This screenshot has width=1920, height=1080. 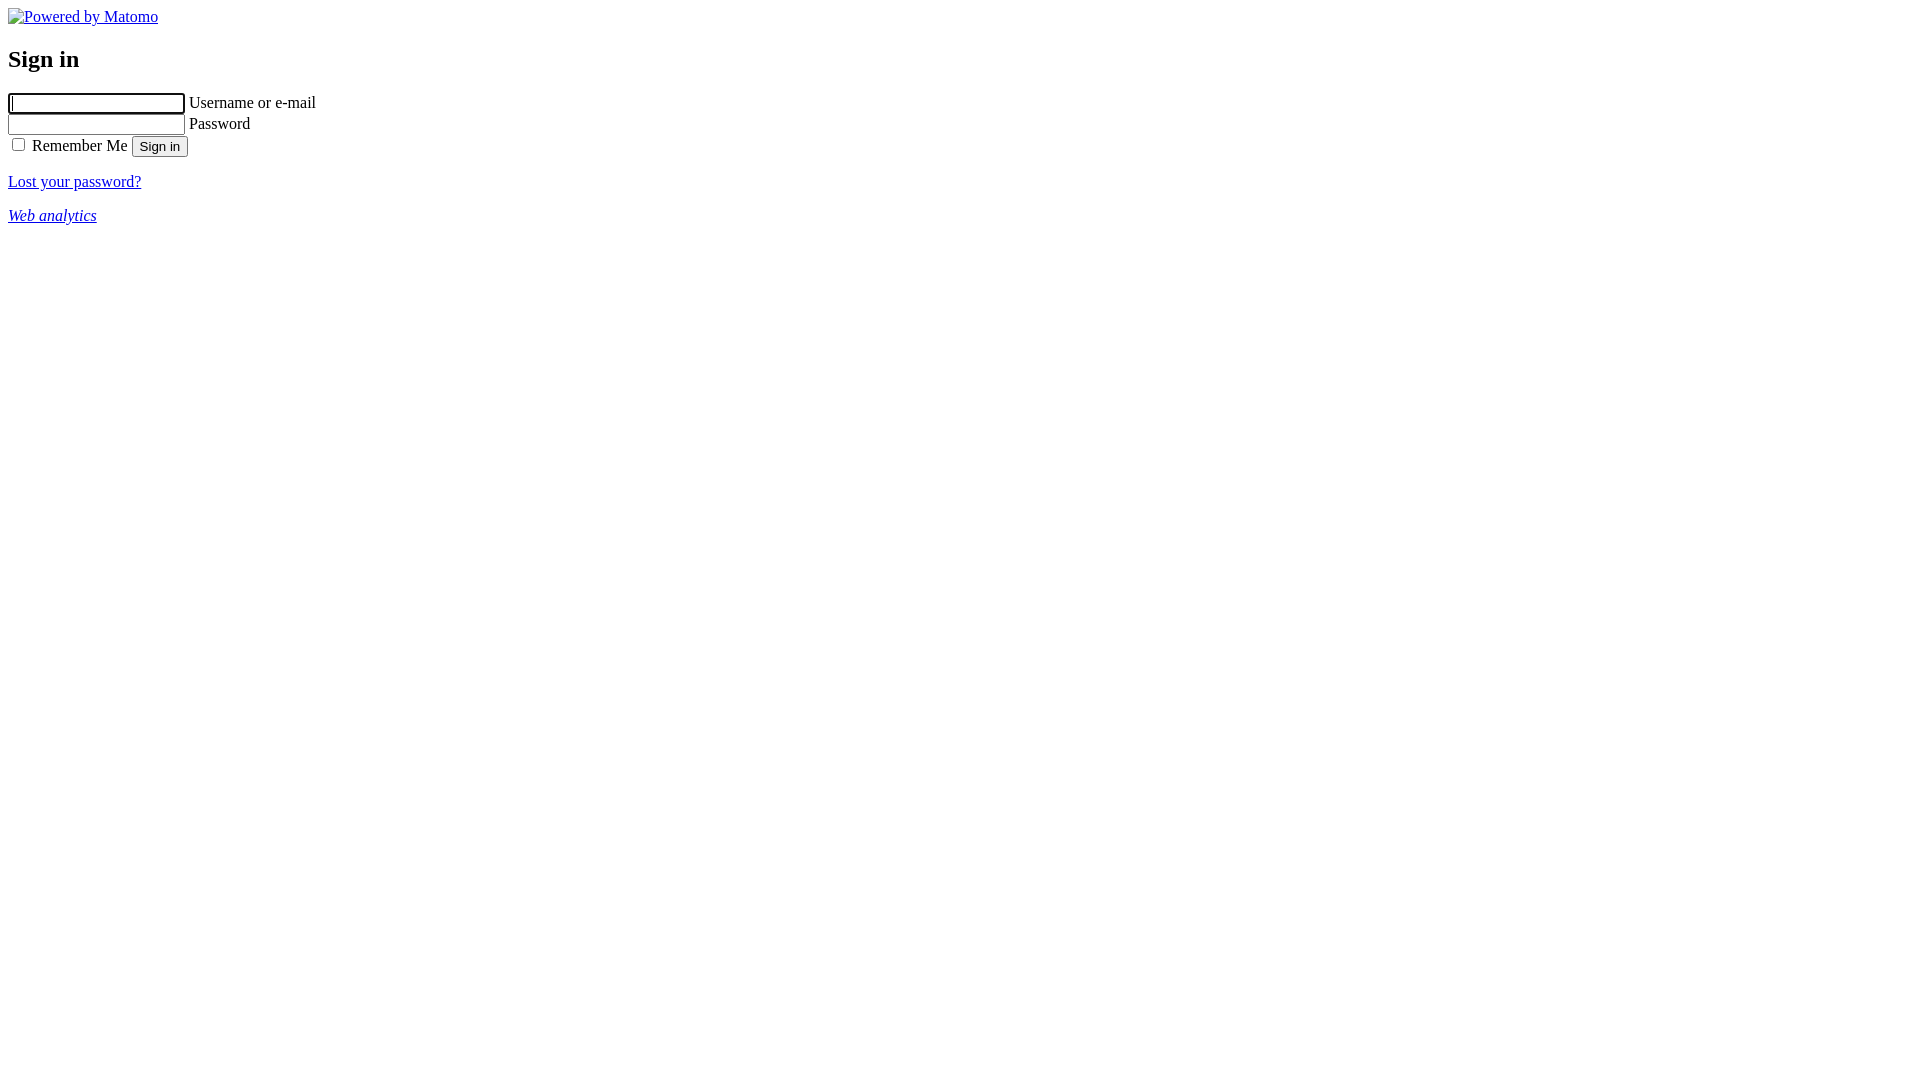 What do you see at coordinates (52, 215) in the screenshot?
I see `'Web analytics'` at bounding box center [52, 215].